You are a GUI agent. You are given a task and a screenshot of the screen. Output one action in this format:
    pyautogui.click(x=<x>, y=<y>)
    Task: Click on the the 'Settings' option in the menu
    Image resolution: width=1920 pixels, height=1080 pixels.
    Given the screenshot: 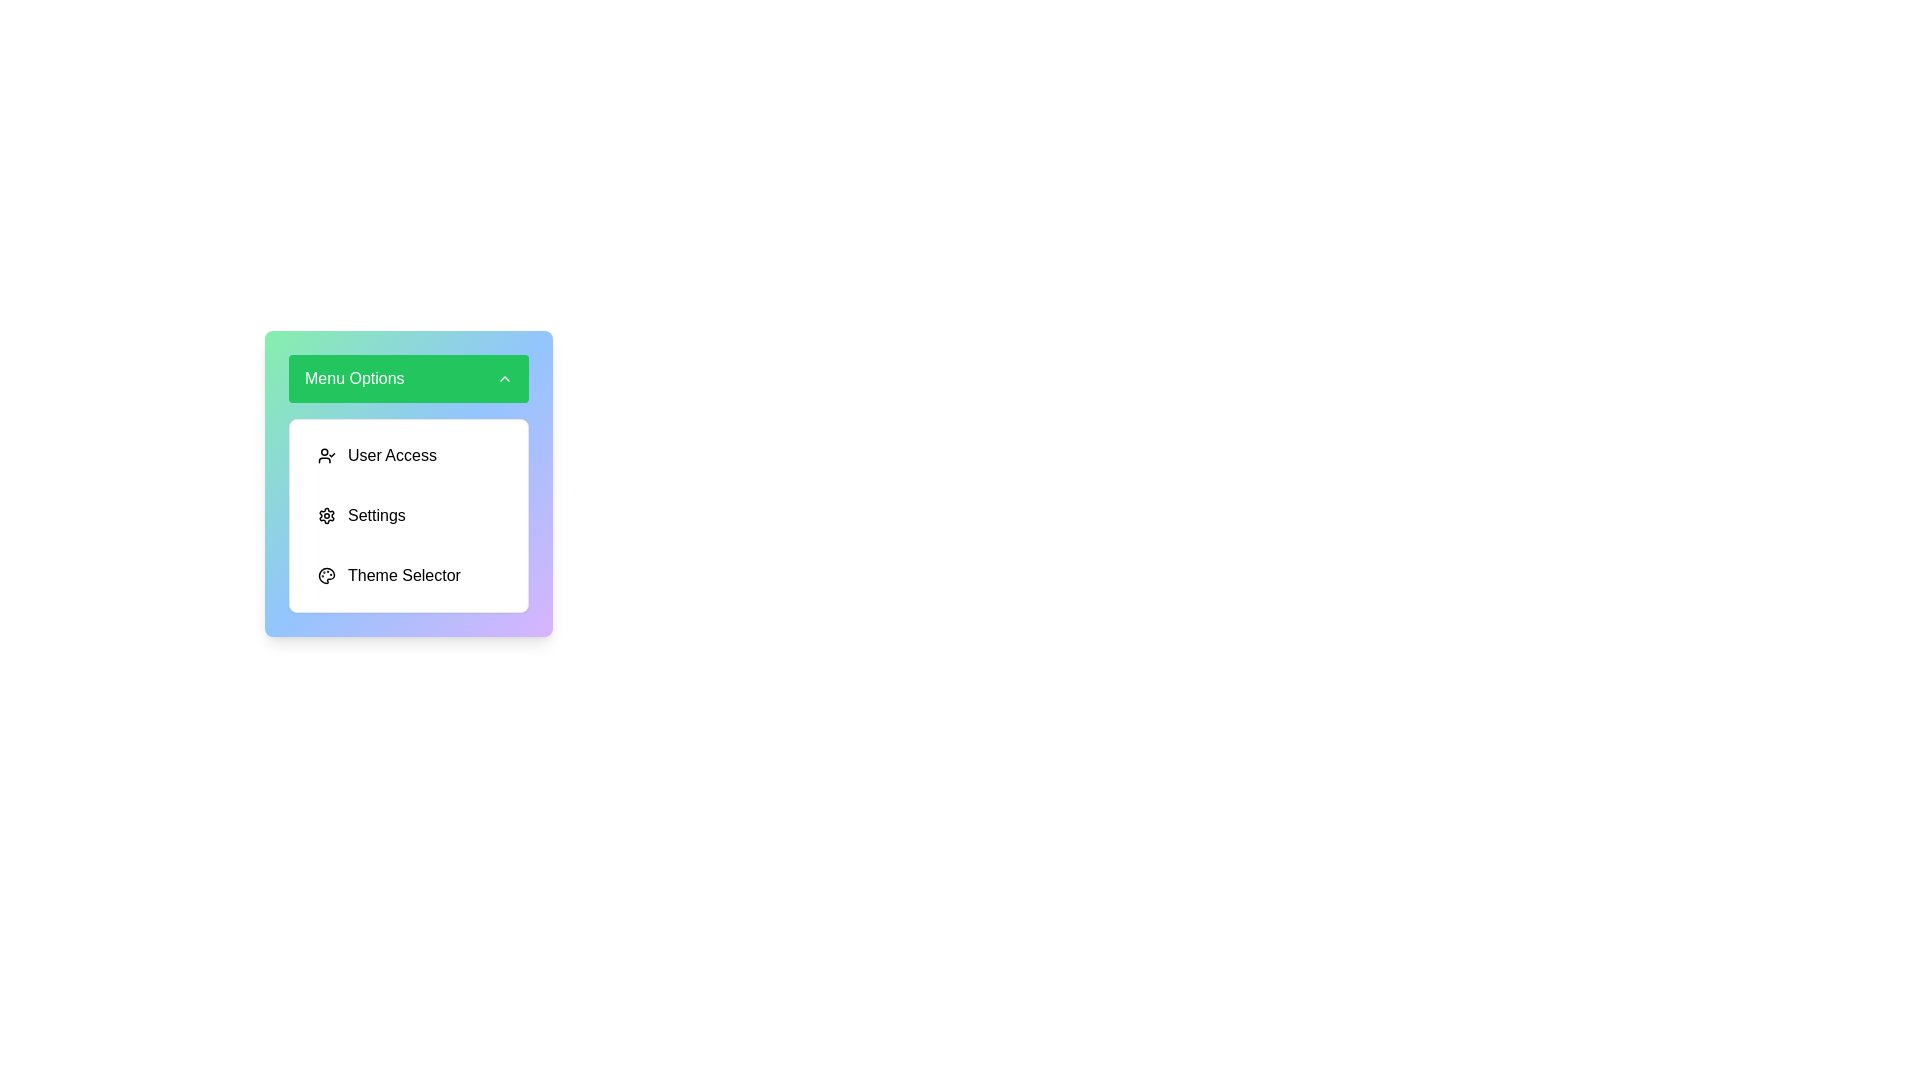 What is the action you would take?
    pyautogui.click(x=407, y=515)
    